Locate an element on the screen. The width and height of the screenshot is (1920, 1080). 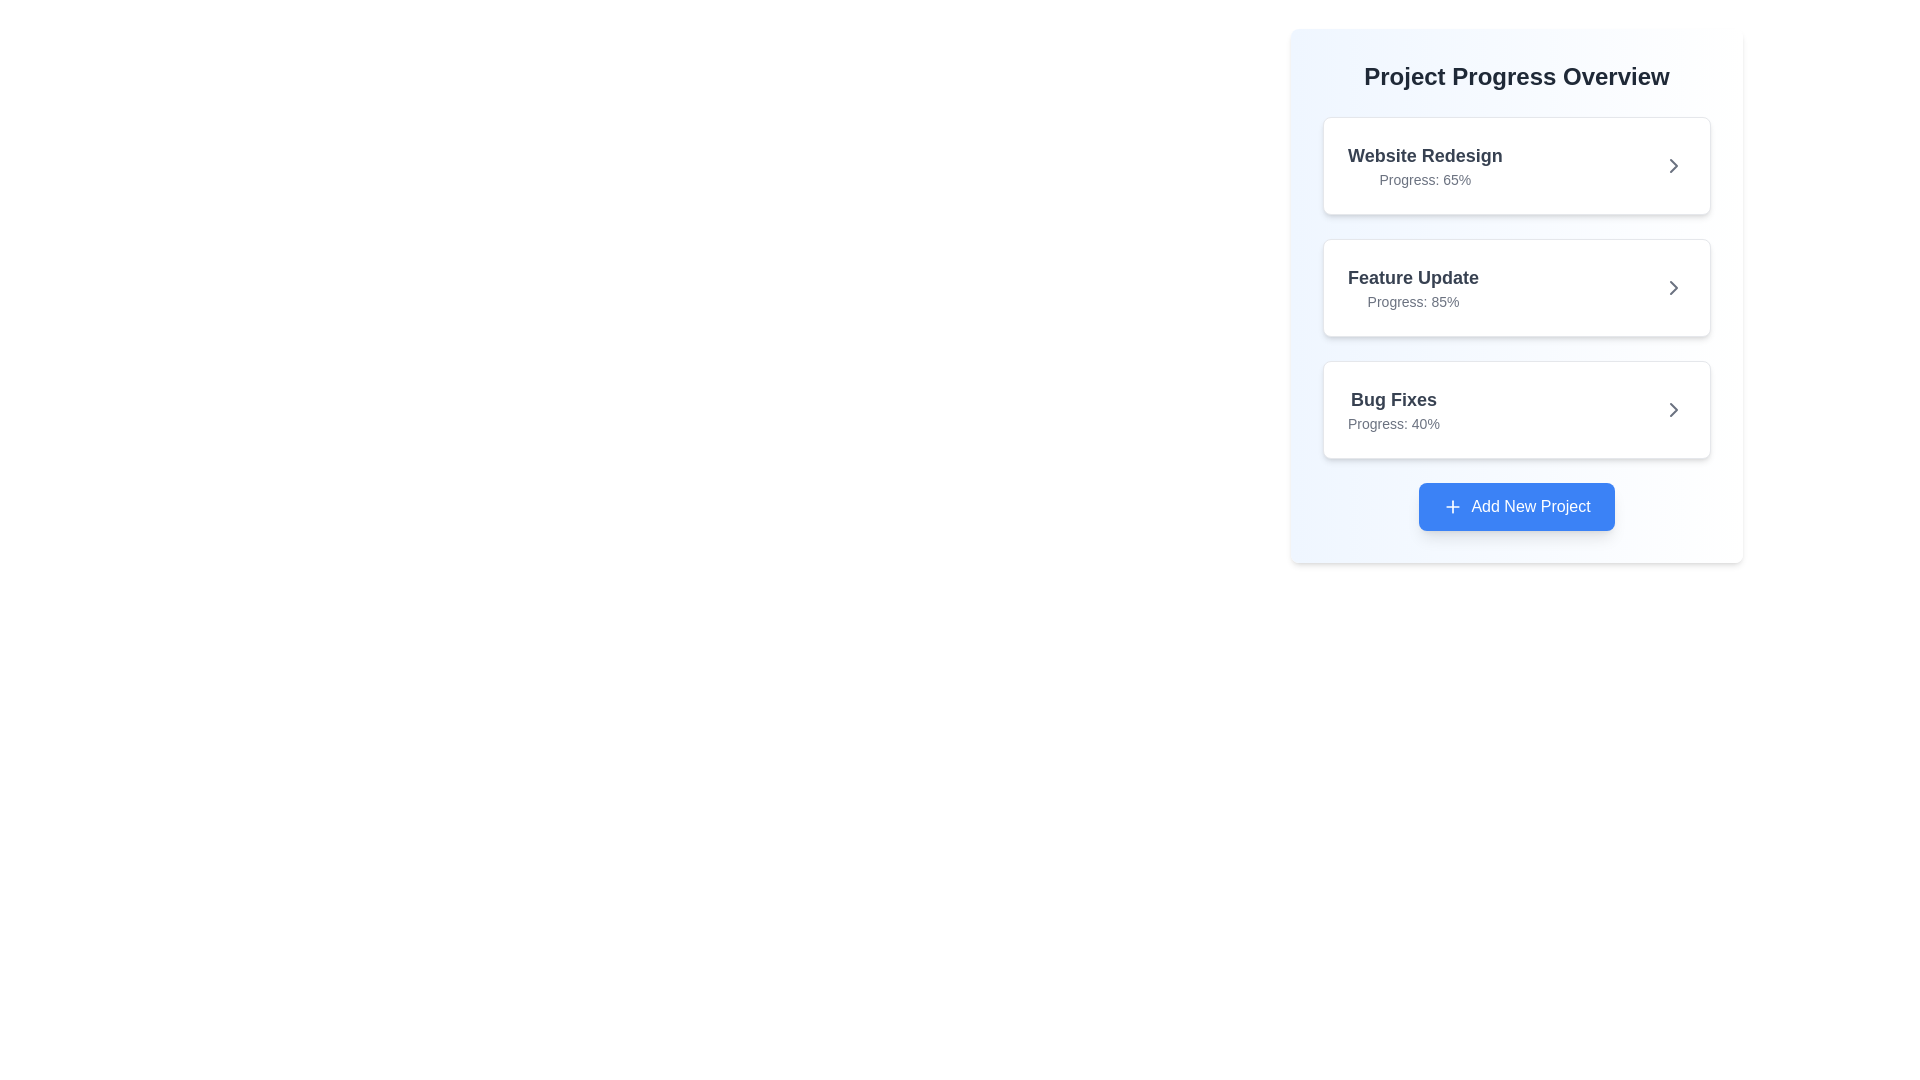
the static text label displaying 'Bug Fixes', which is styled prominently in gray and serves as a section header in the 'Project Progress Overview' panel is located at coordinates (1392, 400).